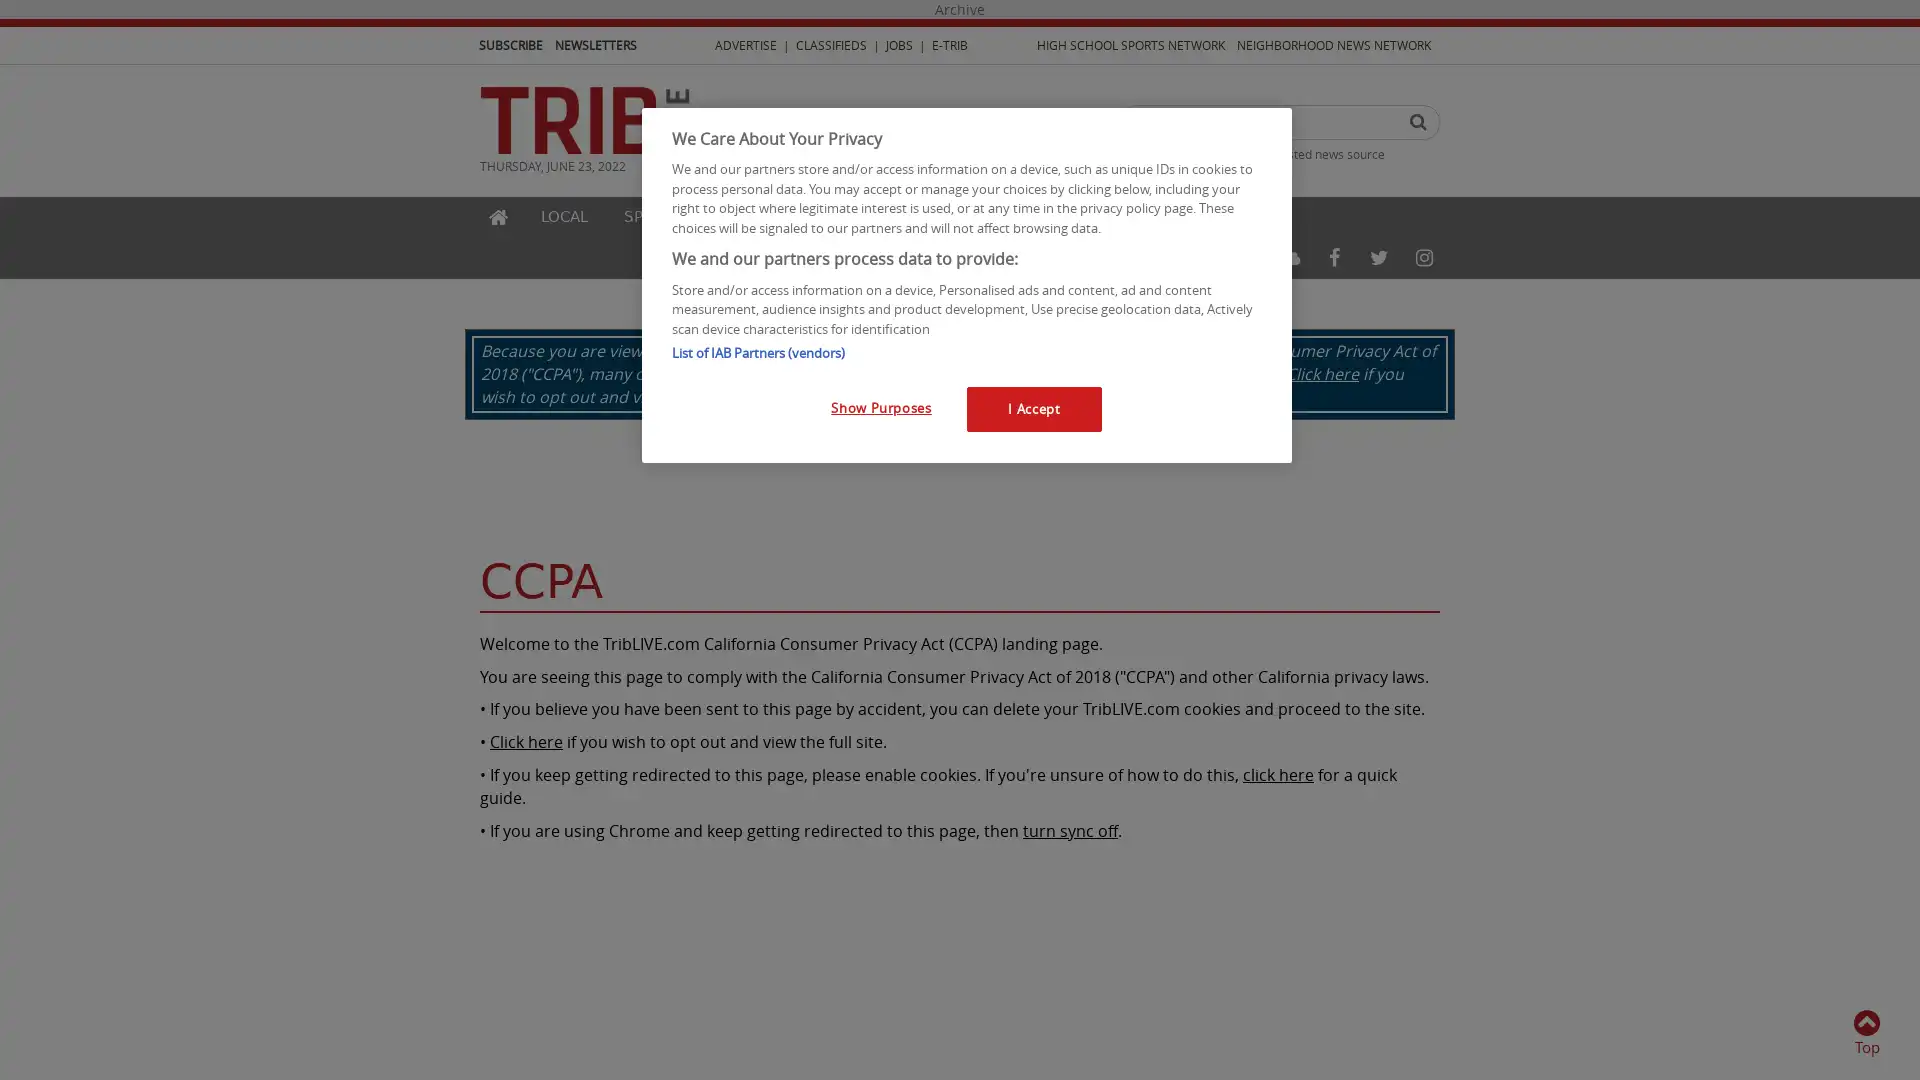 Image resolution: width=1920 pixels, height=1080 pixels. What do you see at coordinates (966, 352) in the screenshot?
I see `List of IAB Partners (vendors)` at bounding box center [966, 352].